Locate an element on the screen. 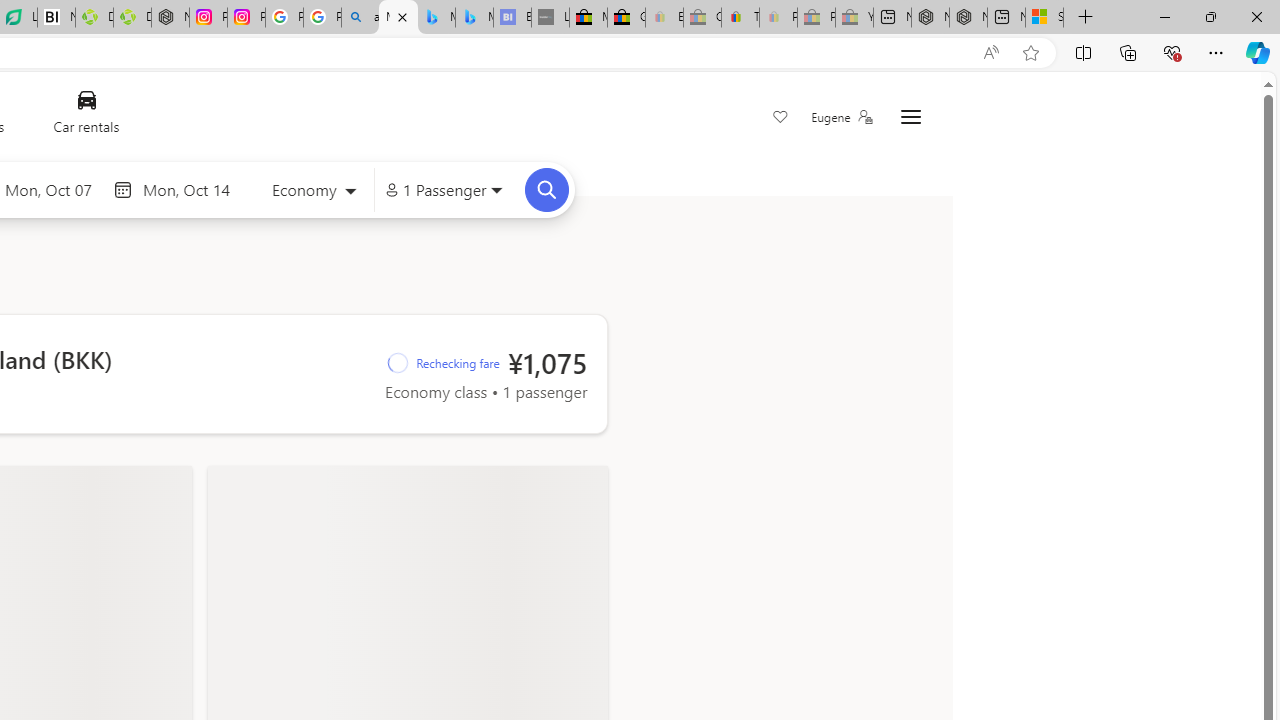 The height and width of the screenshot is (720, 1280). 'Save' is located at coordinates (779, 118).